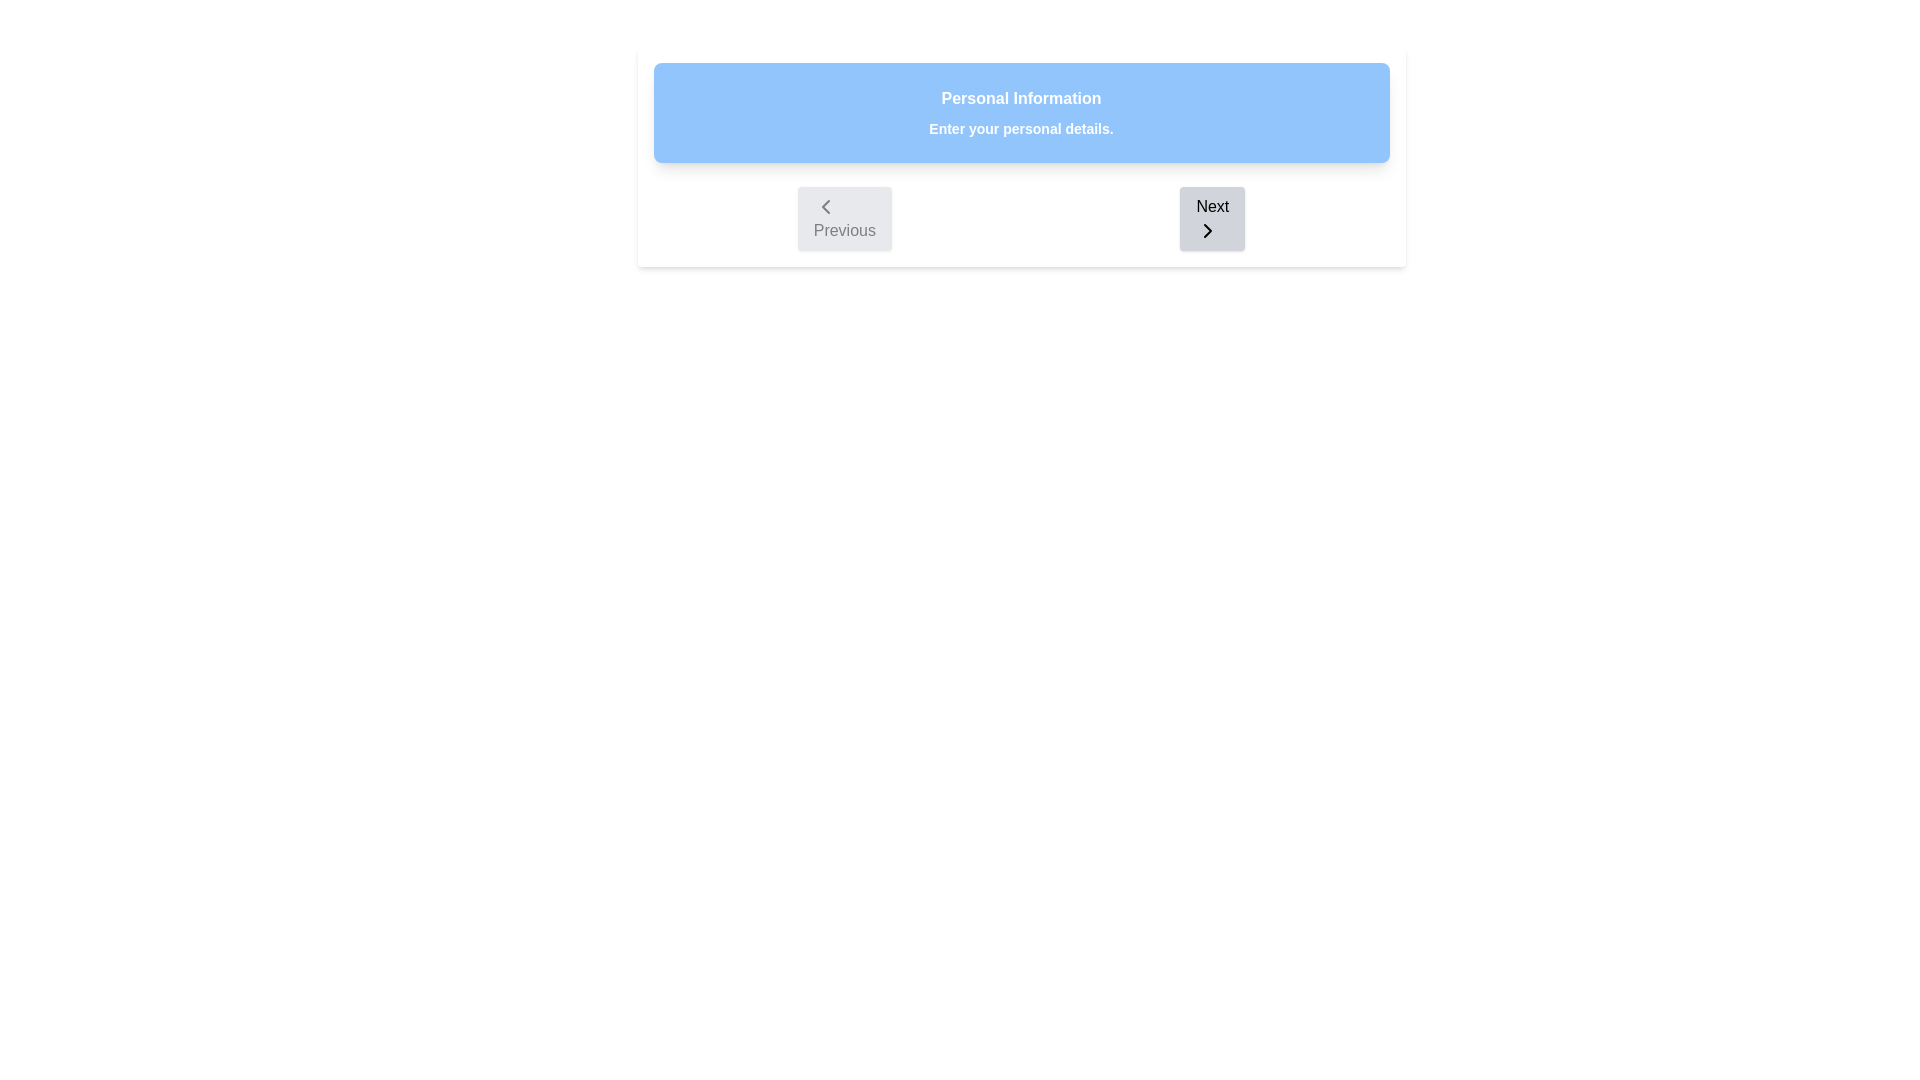 This screenshot has width=1920, height=1080. What do you see at coordinates (825, 207) in the screenshot?
I see `the navigation icon within the 'Previous' button located in the lower left part of the navigation panel` at bounding box center [825, 207].